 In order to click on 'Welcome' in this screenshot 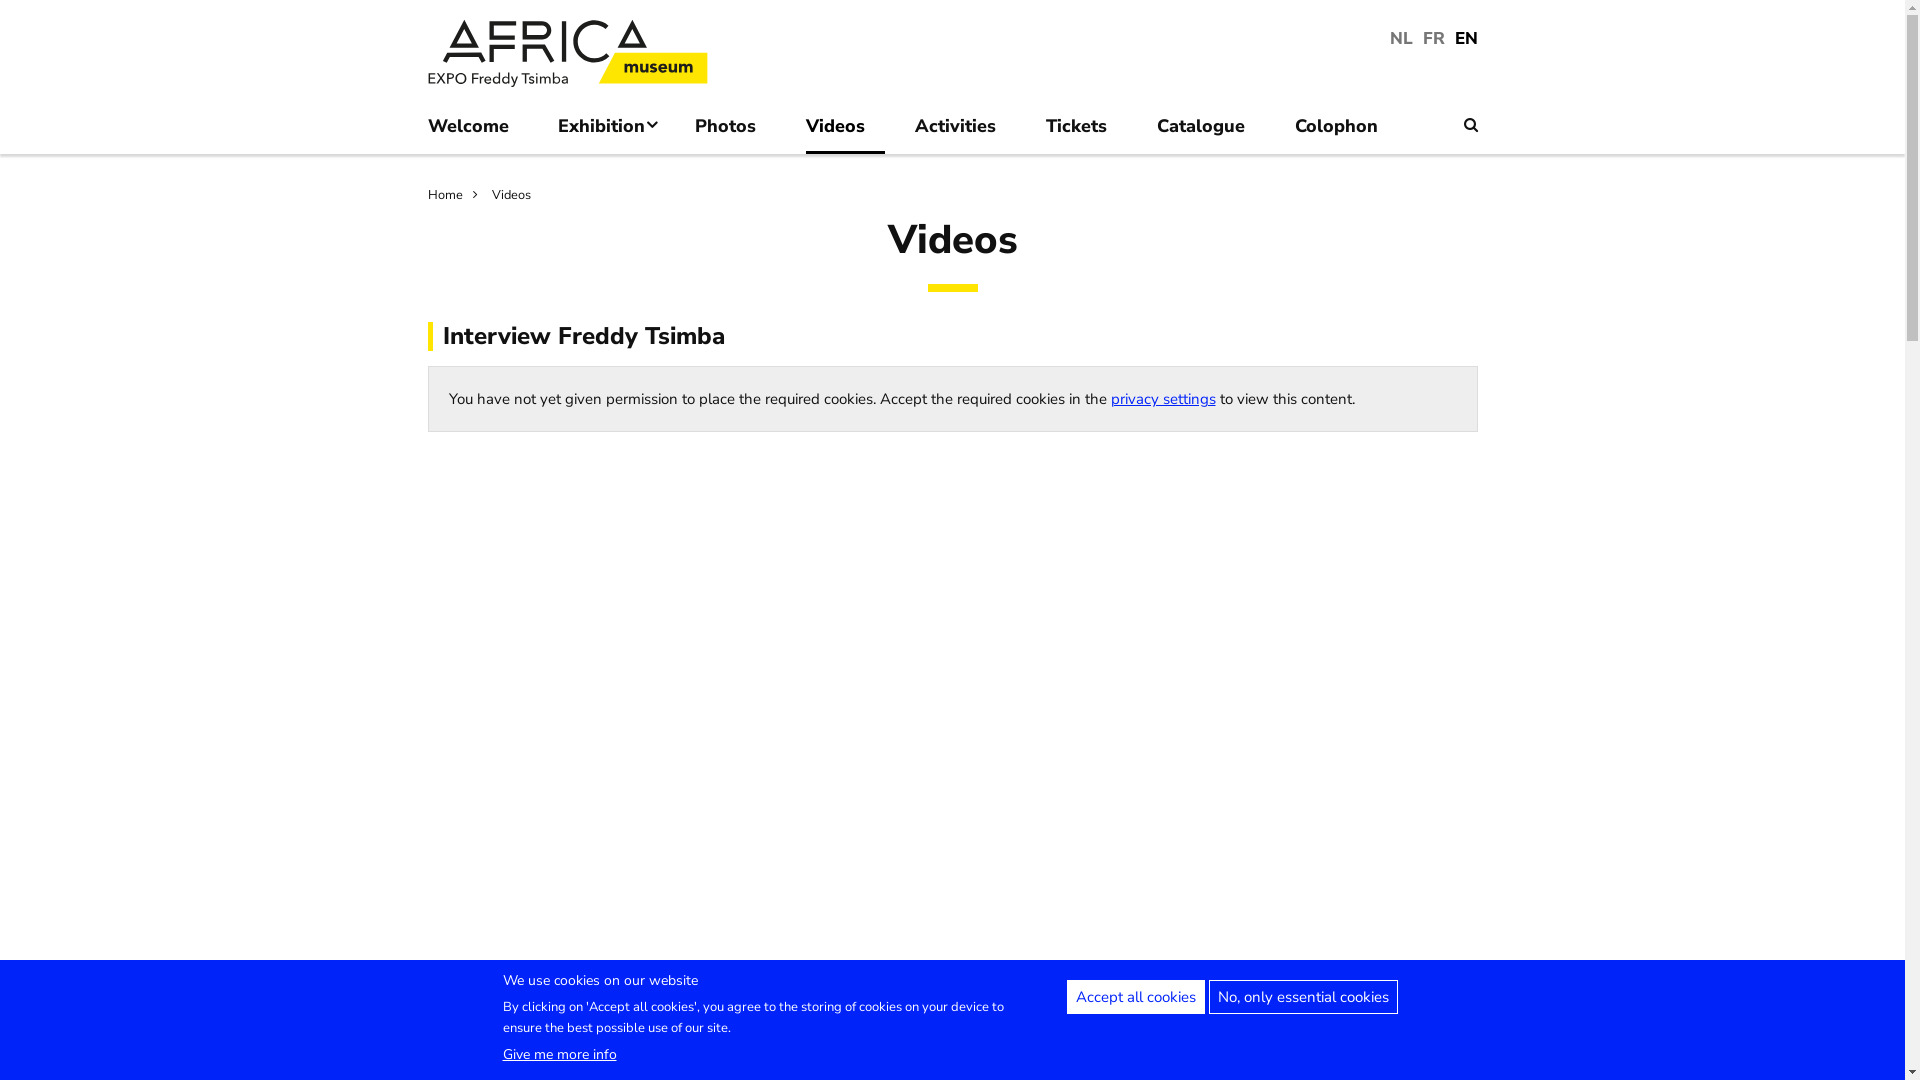, I will do `click(477, 131)`.